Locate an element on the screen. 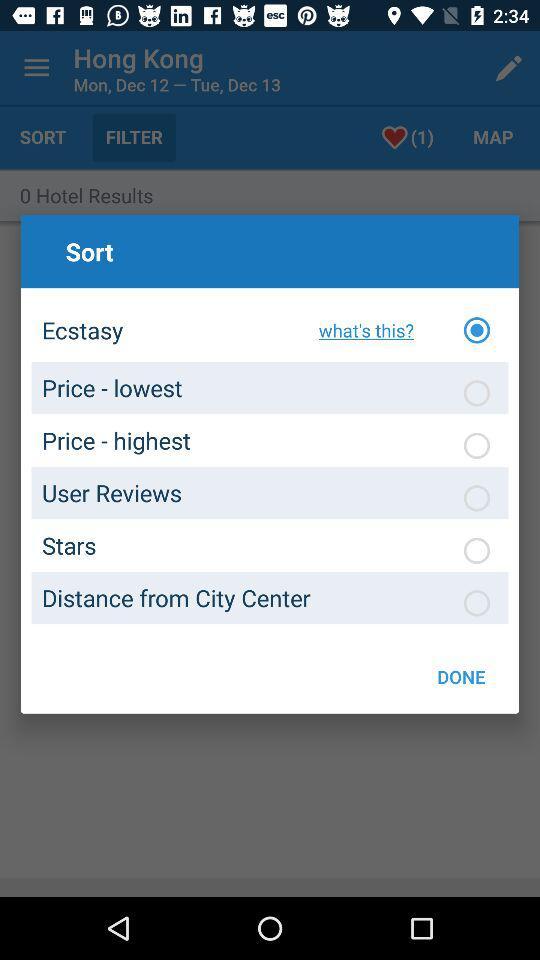  click icon button is located at coordinates (475, 497).